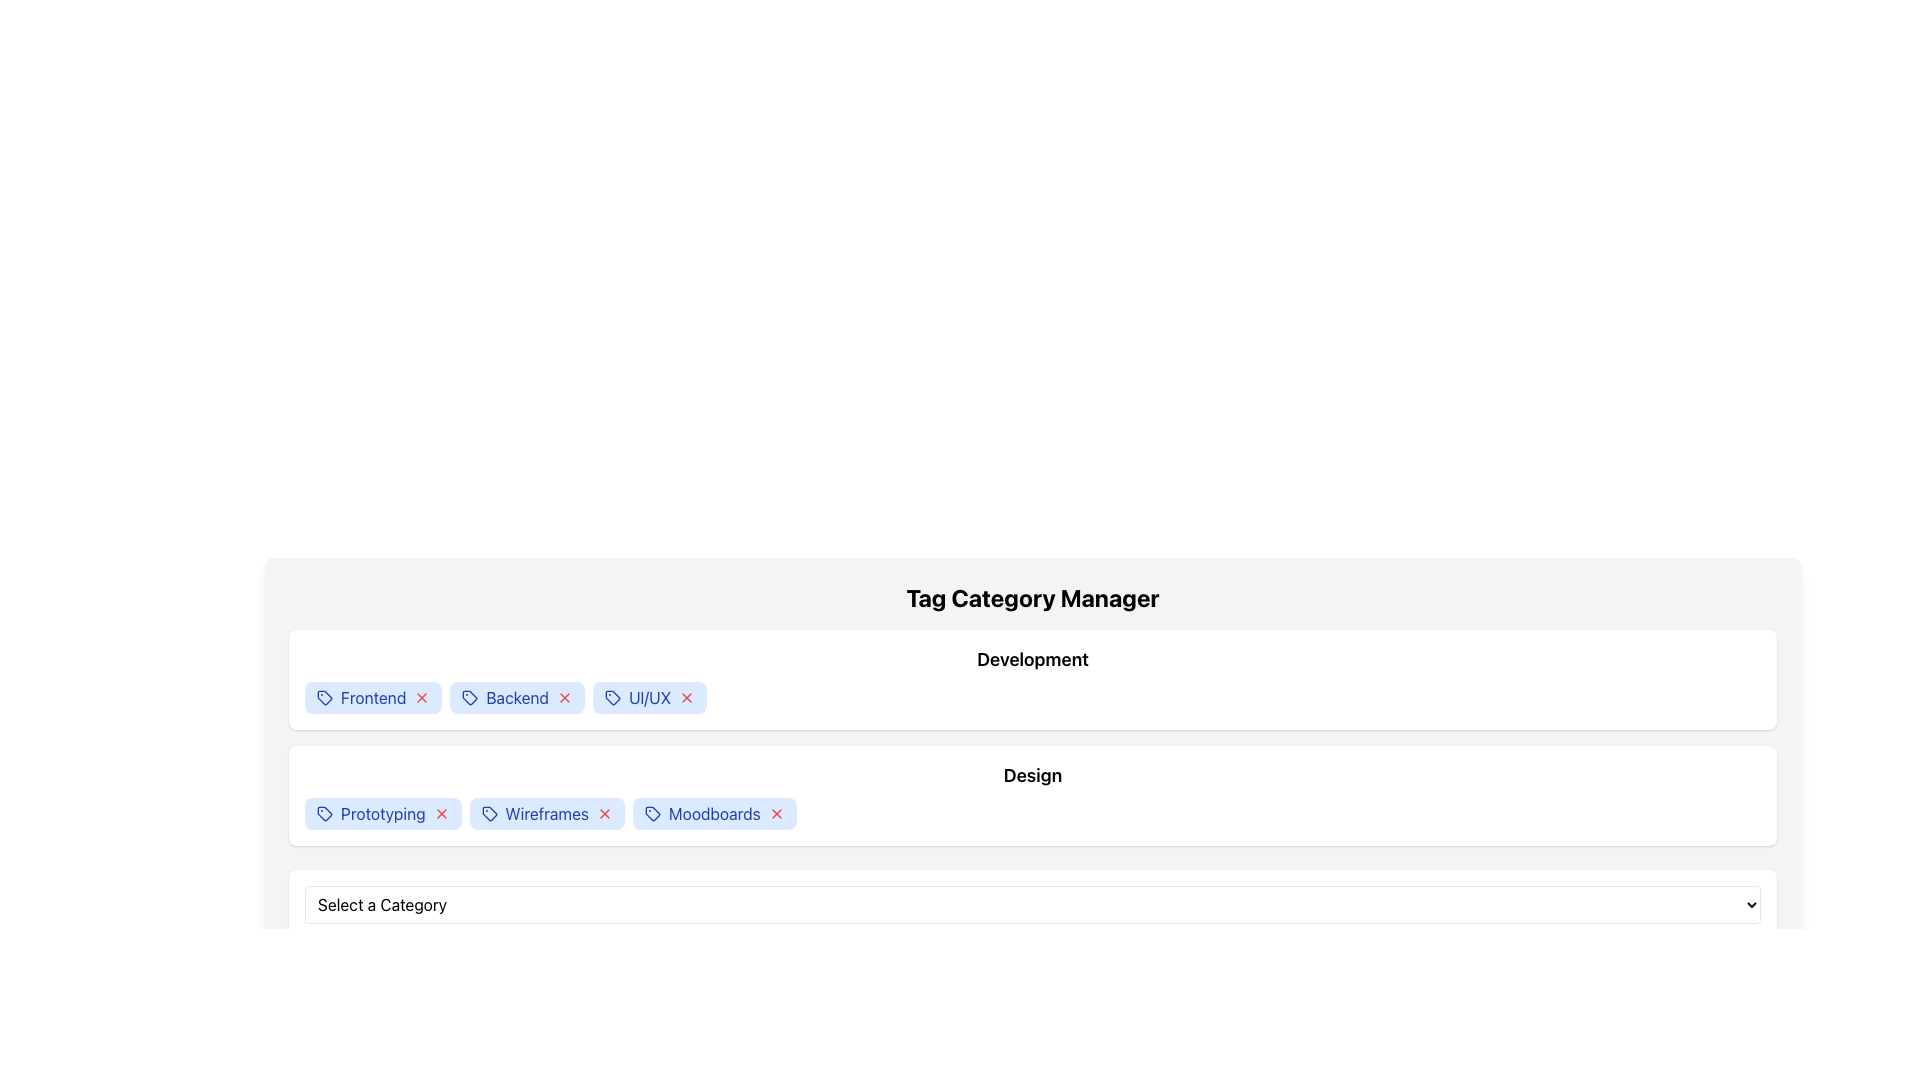 This screenshot has width=1920, height=1080. What do you see at coordinates (649, 697) in the screenshot?
I see `the 'UI/UX' tag element, which is the third tag under the 'Development' section, styled with a blue color theme and a rounded light-blue background` at bounding box center [649, 697].